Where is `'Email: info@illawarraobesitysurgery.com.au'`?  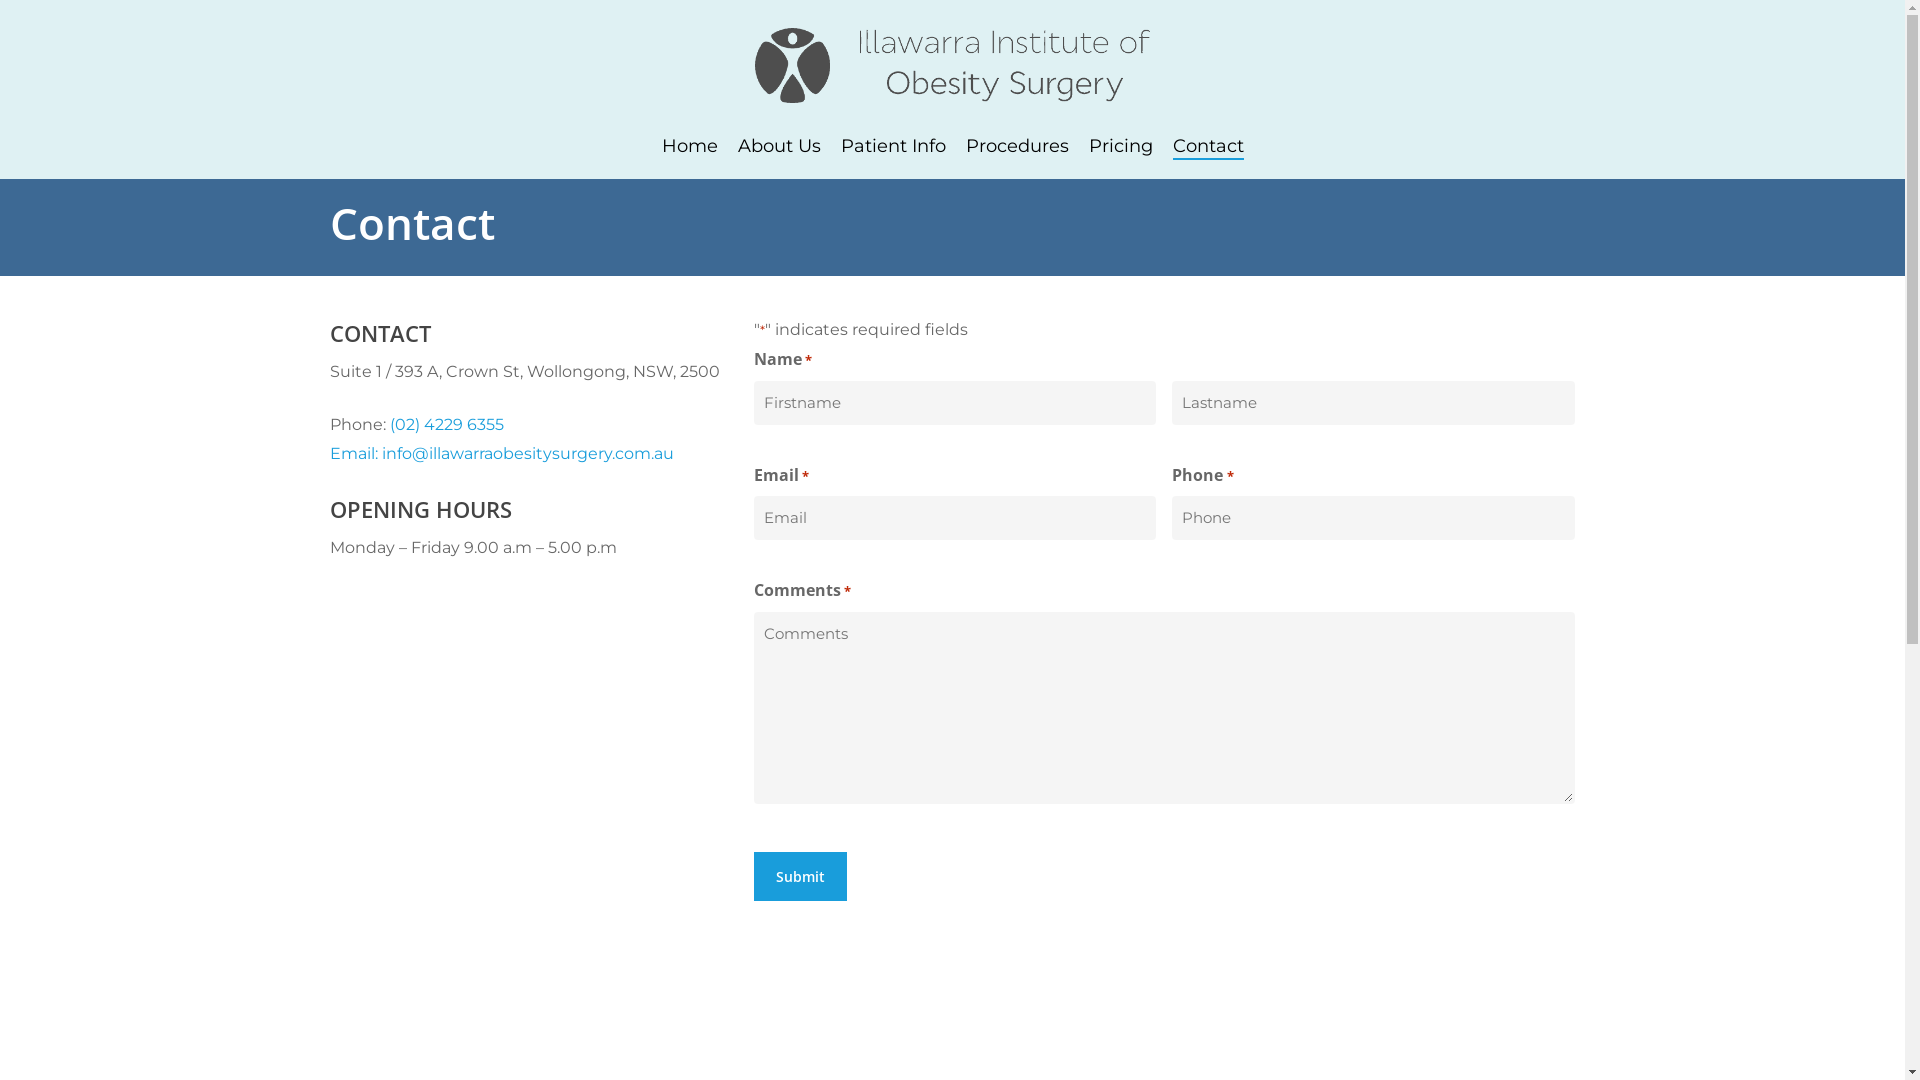 'Email: info@illawarraobesitysurgery.com.au' is located at coordinates (502, 453).